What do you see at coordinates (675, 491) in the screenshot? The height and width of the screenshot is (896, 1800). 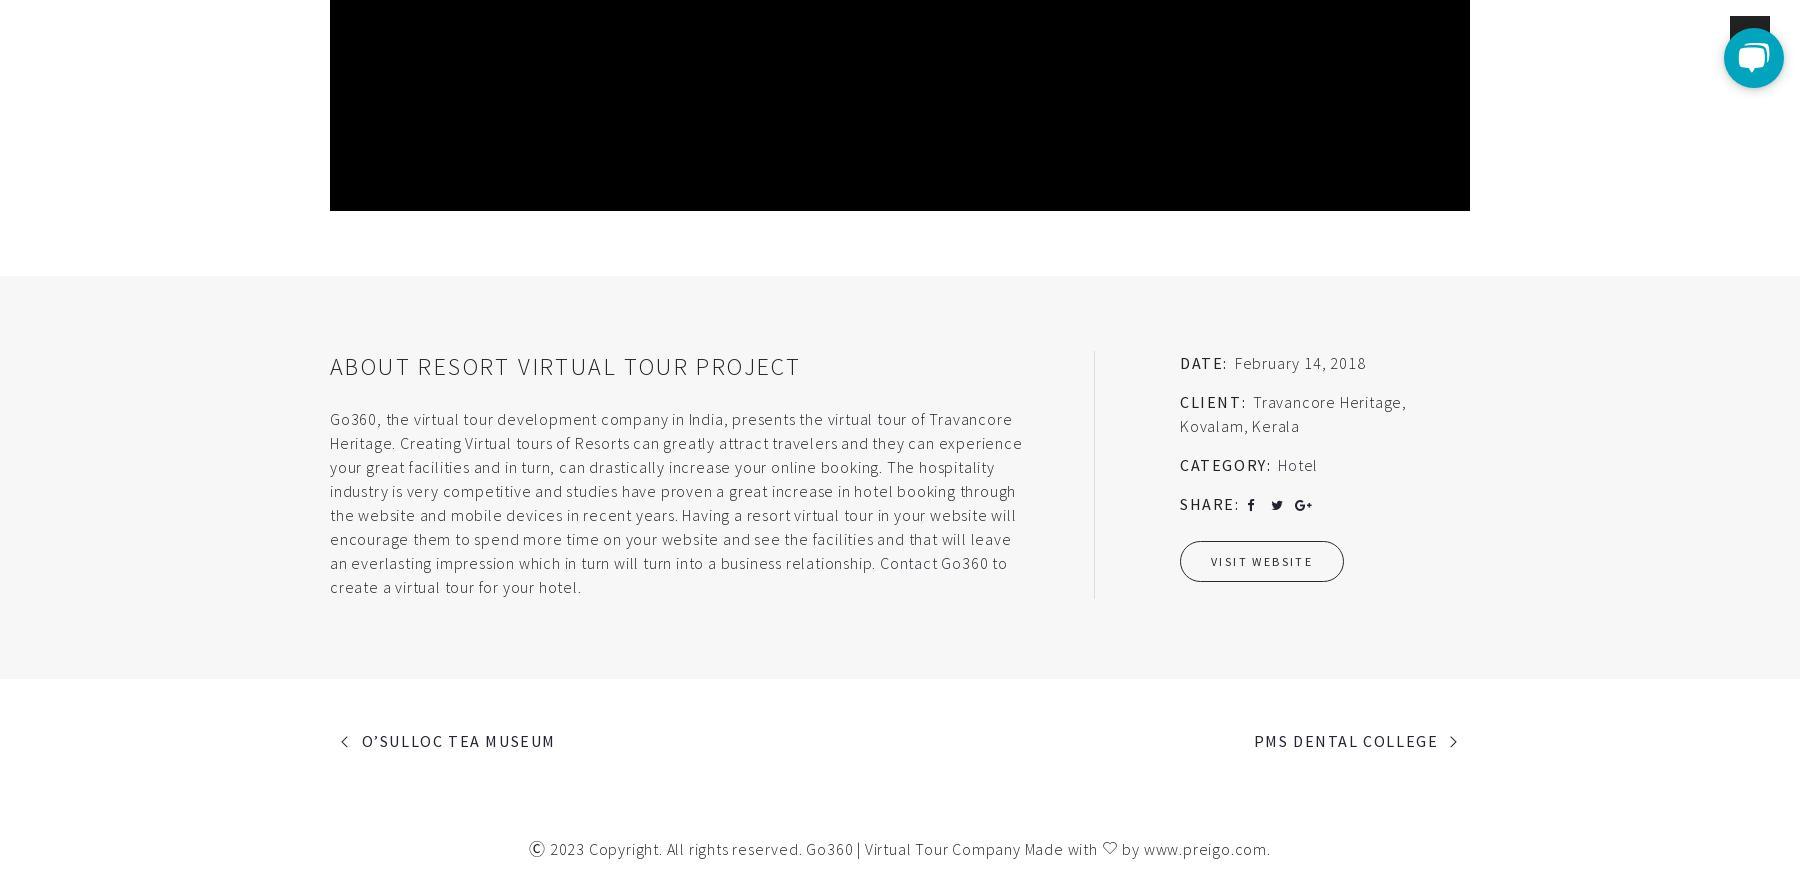 I see `'of Travancore Heritage. Creating Virtual tours of Resorts can greatly attract travelers and they can experience your great facilities and in turn, can drastically increase your online booking. The hospitality industry is very competitive and studies have proven a great increase in hotel booking through the website and mobile devices in recent years. Having a resort virtual tour in your website will encourage them to spend more time on your website and see the facilities and that will leave an everlasting impression which in turn will turn into a business relationship.'` at bounding box center [675, 491].